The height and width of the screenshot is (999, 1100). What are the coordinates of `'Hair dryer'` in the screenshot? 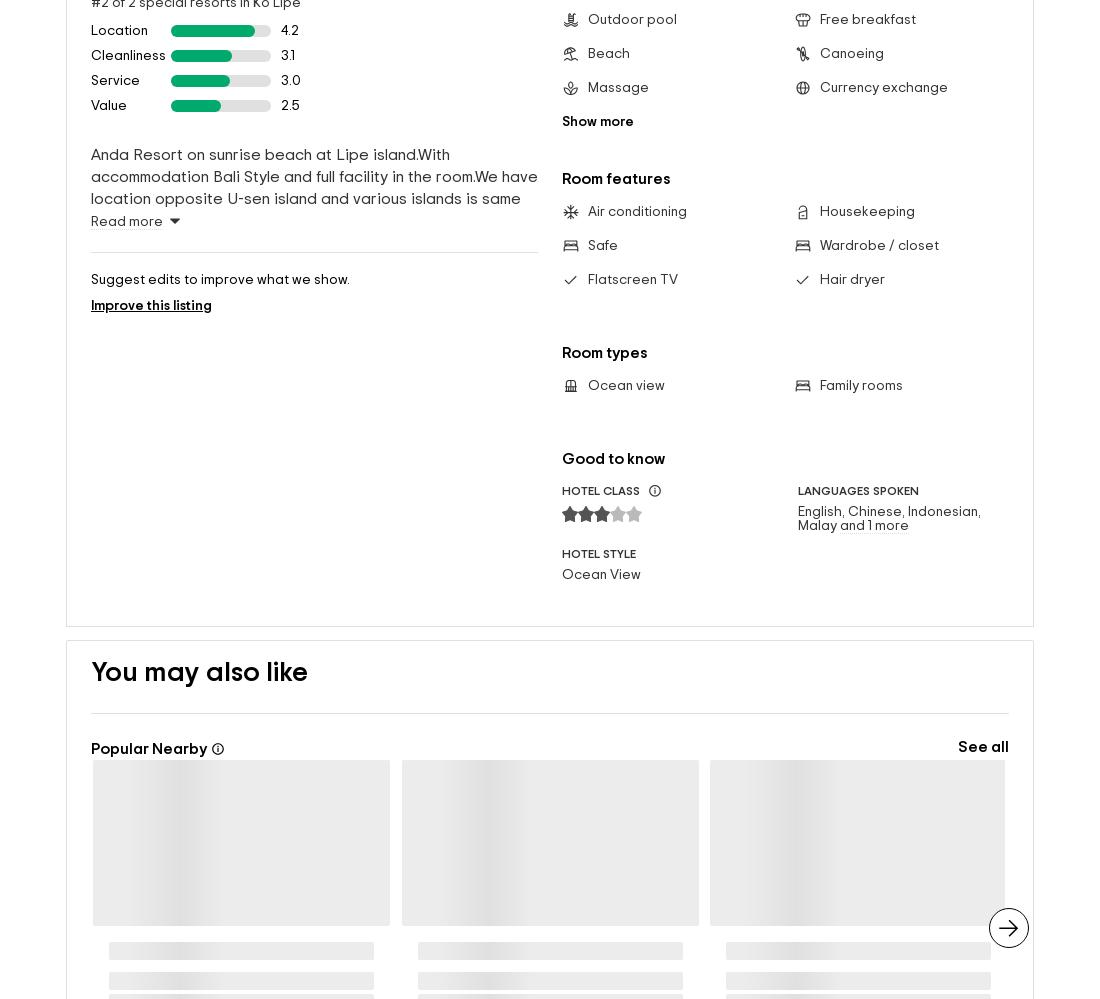 It's located at (850, 247).